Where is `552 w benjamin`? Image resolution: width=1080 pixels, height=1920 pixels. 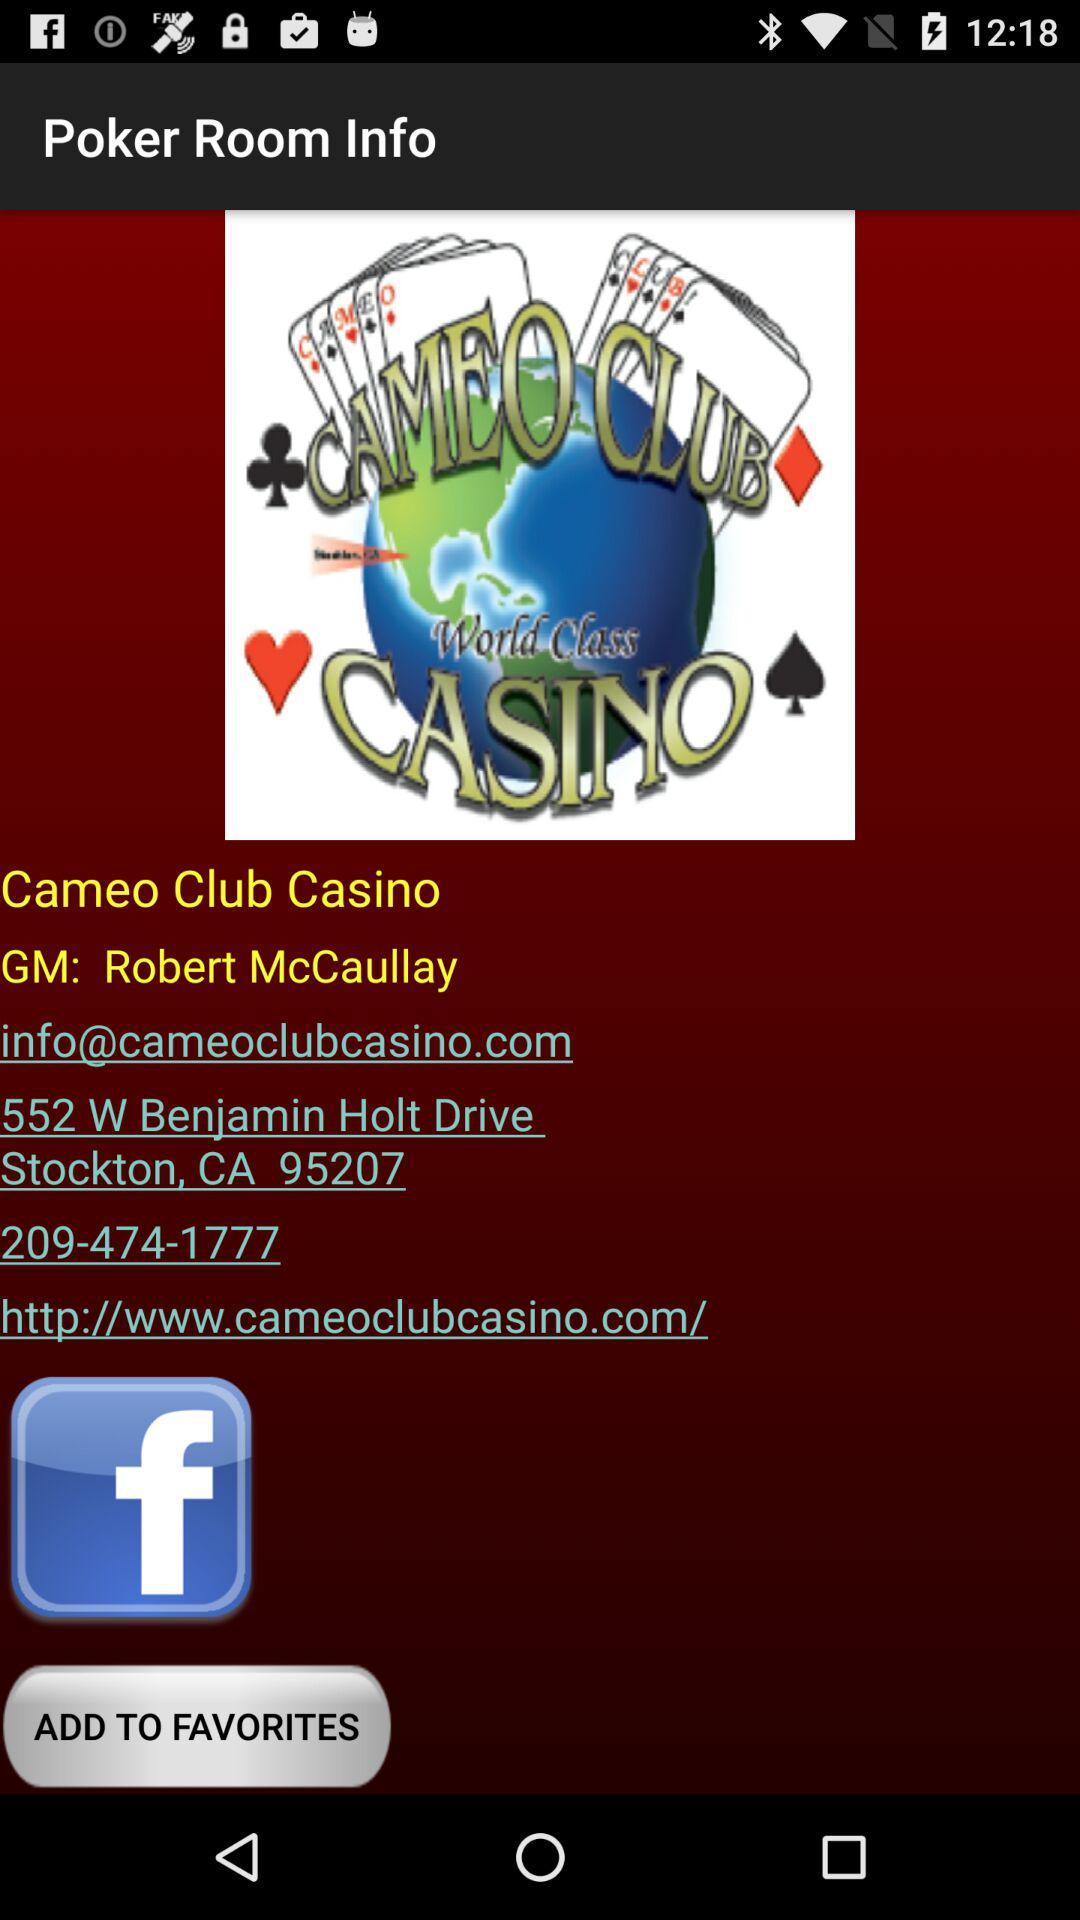
552 w benjamin is located at coordinates (279, 1133).